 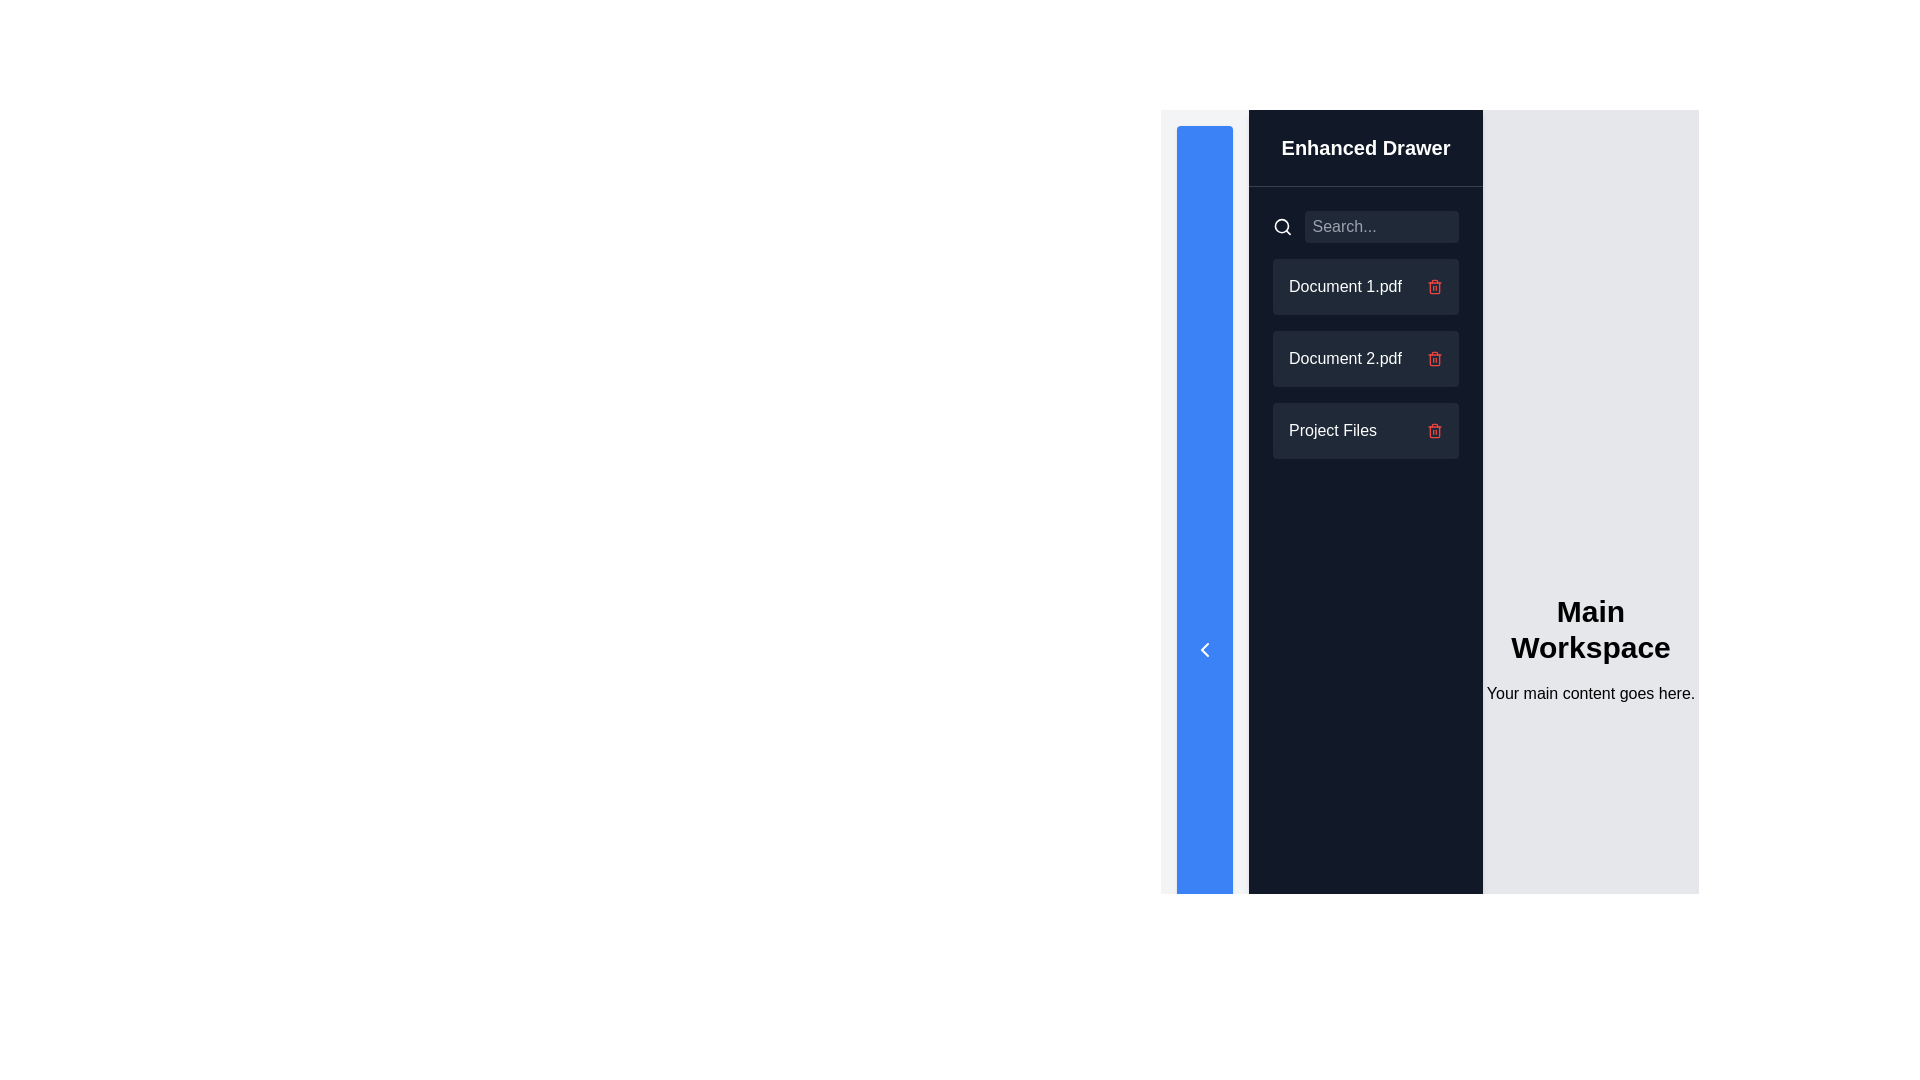 What do you see at coordinates (1333, 430) in the screenshot?
I see `the 'Project Files' label, which is the third item in the Enhanced Drawer on the left side of the interface, displayed in white text on a dark blue background` at bounding box center [1333, 430].